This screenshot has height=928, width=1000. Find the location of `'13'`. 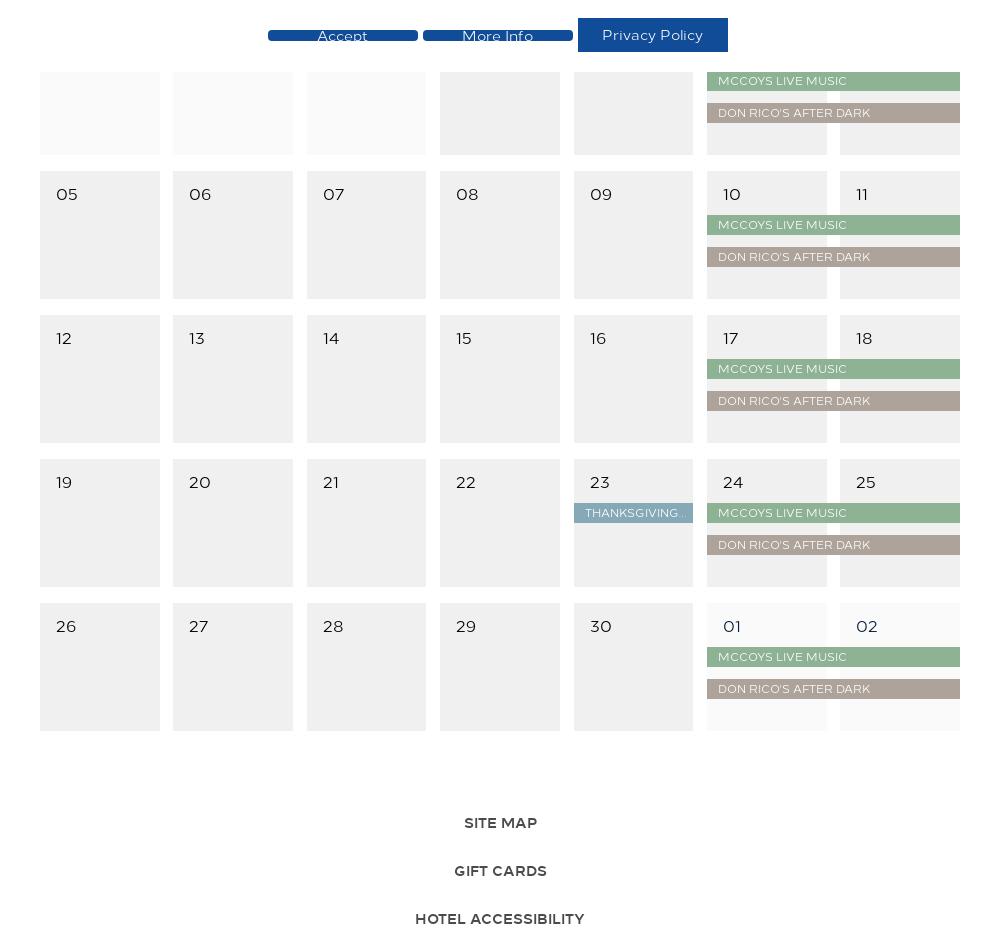

'13' is located at coordinates (196, 335).